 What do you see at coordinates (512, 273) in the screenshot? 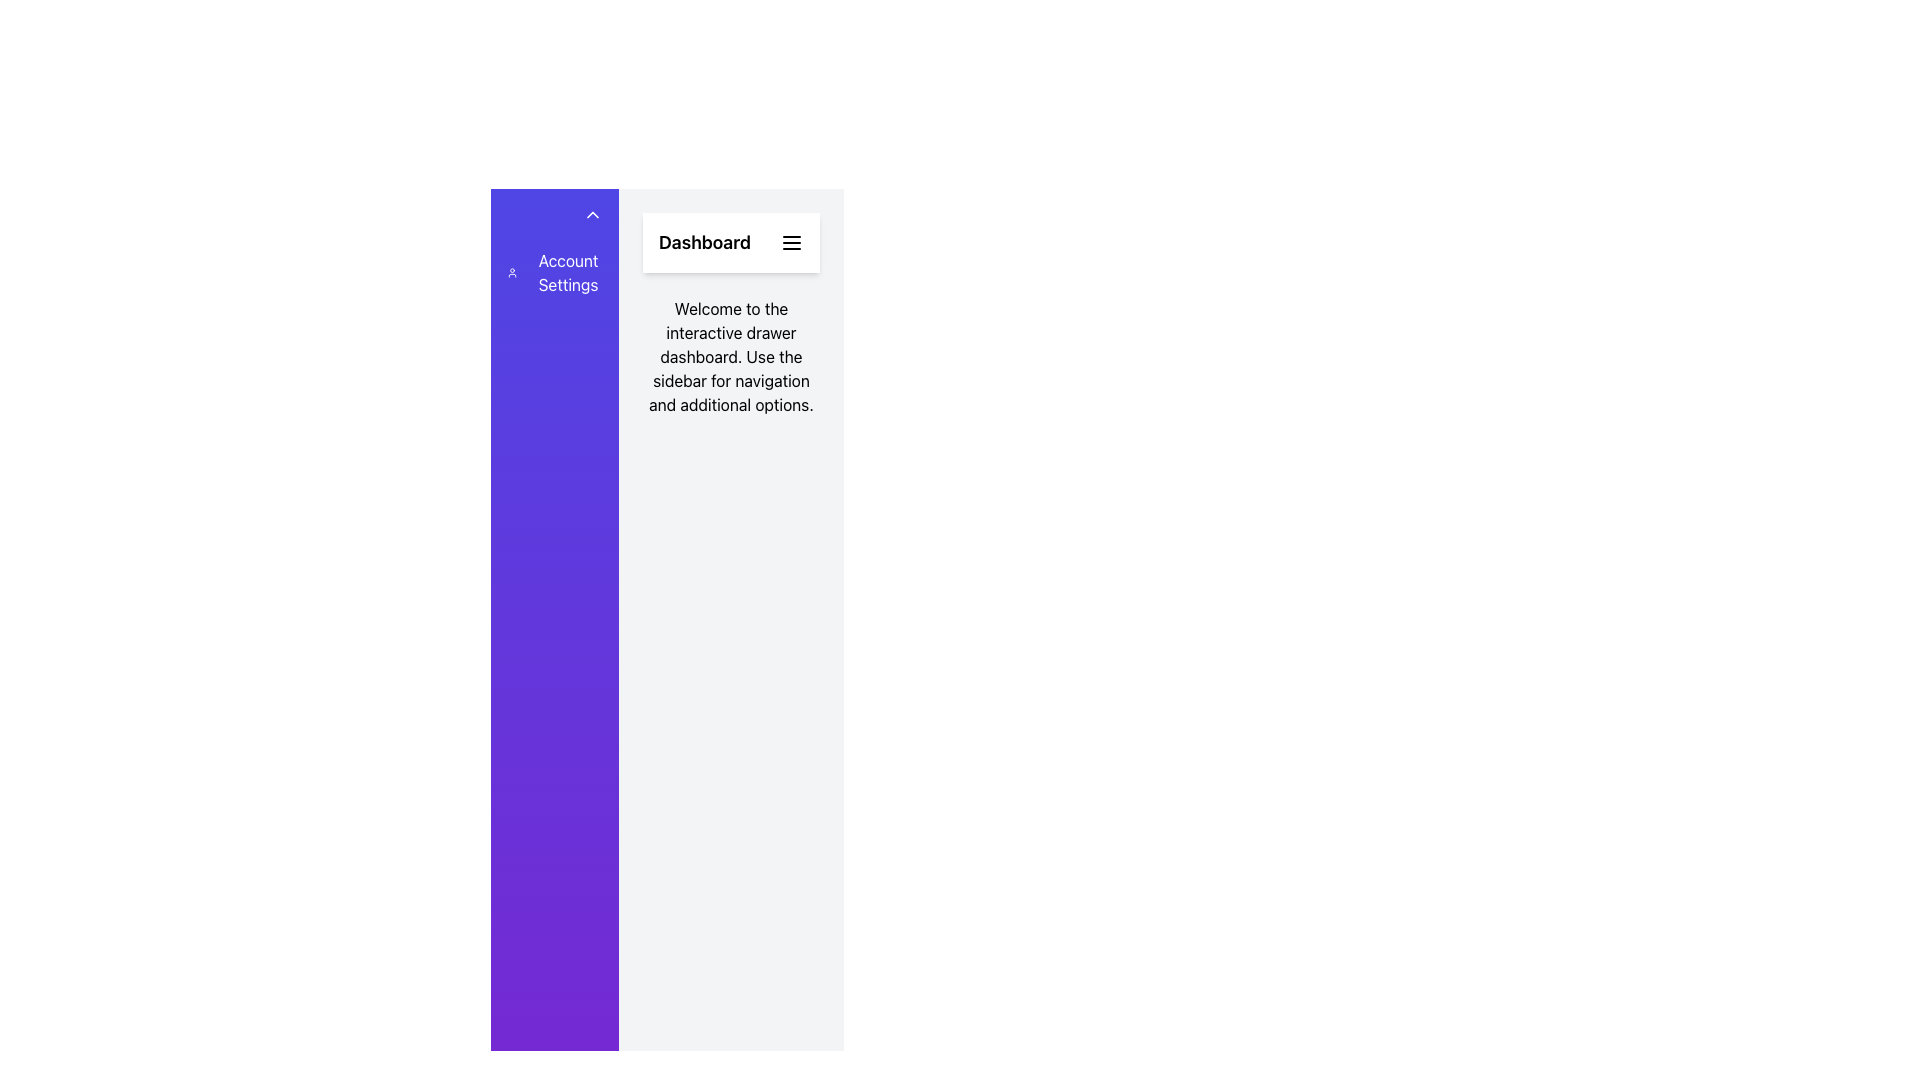
I see `the user profile icon, which is a small, outlined human head and shoulders icon on a purple background, located to the left of 'Account Settings' in the vertical menu bar` at bounding box center [512, 273].